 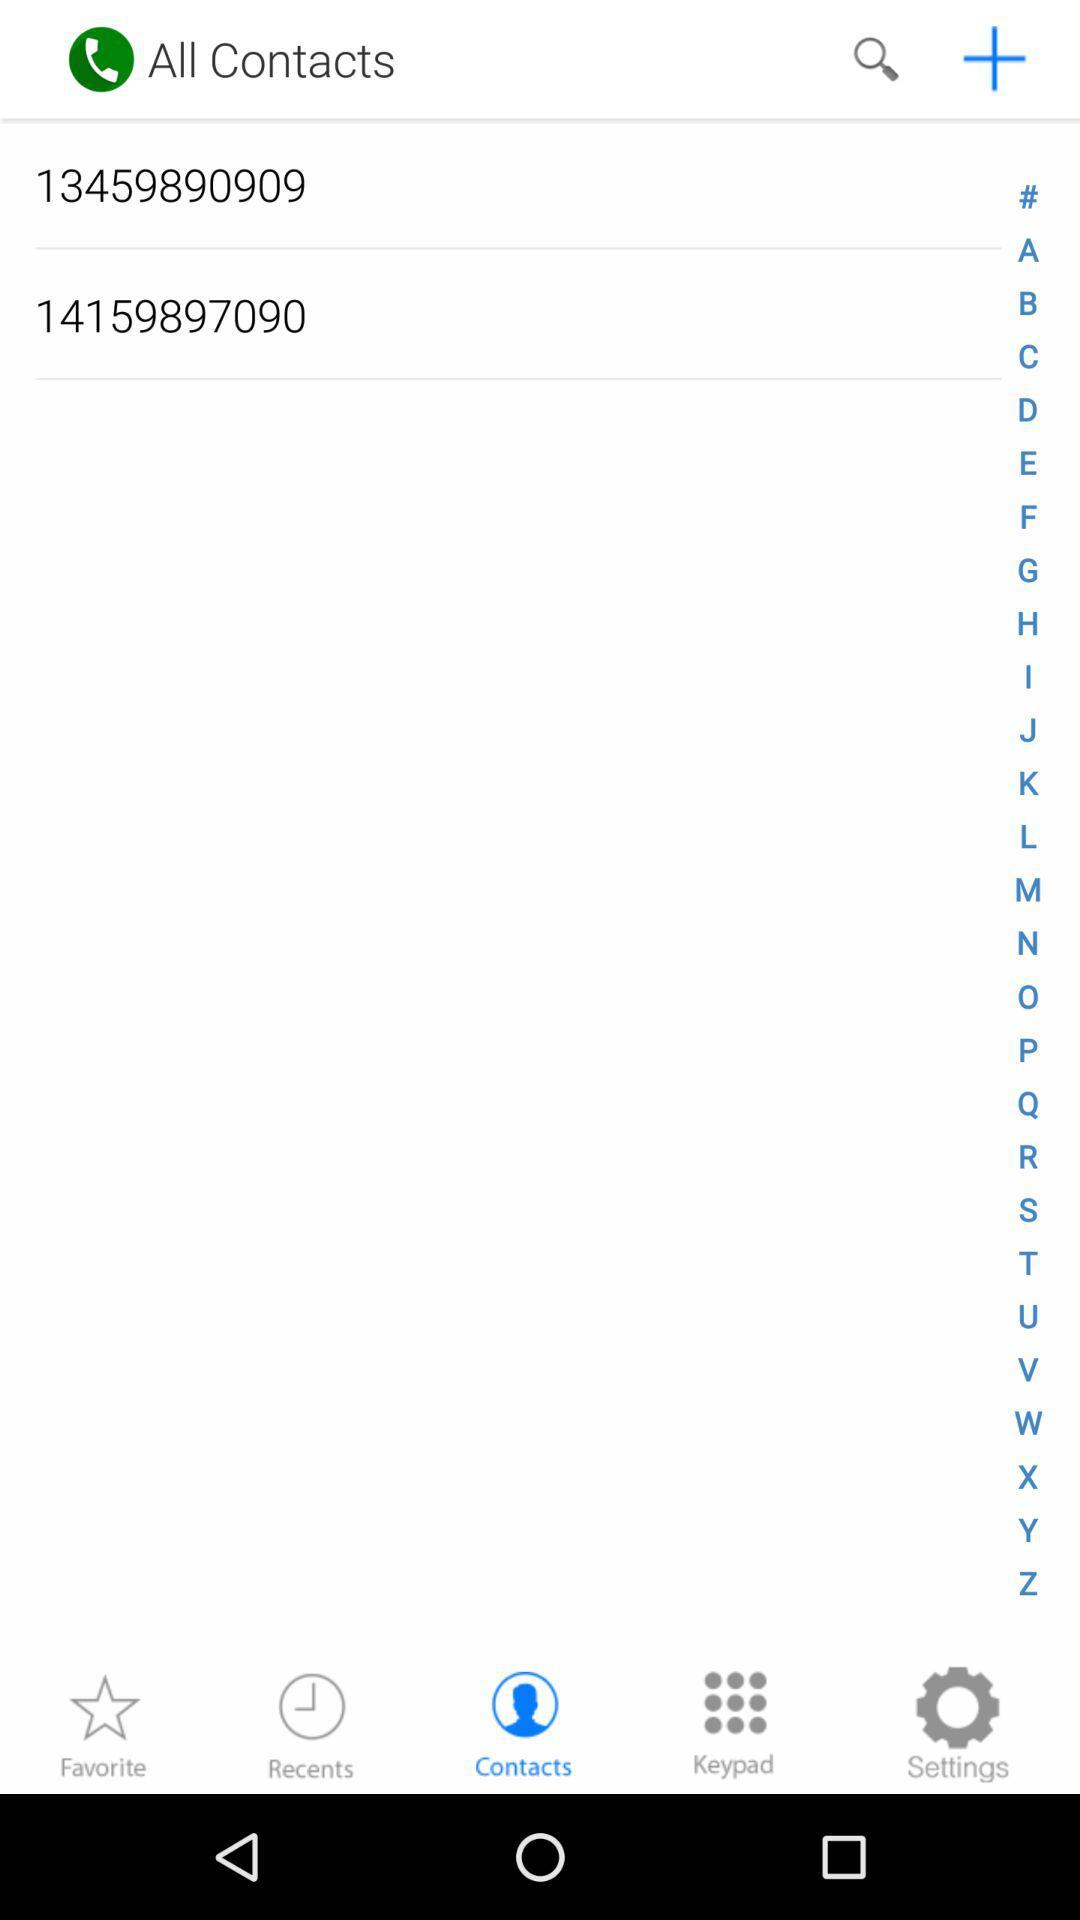 What do you see at coordinates (733, 1723) in the screenshot?
I see `keypad button` at bounding box center [733, 1723].